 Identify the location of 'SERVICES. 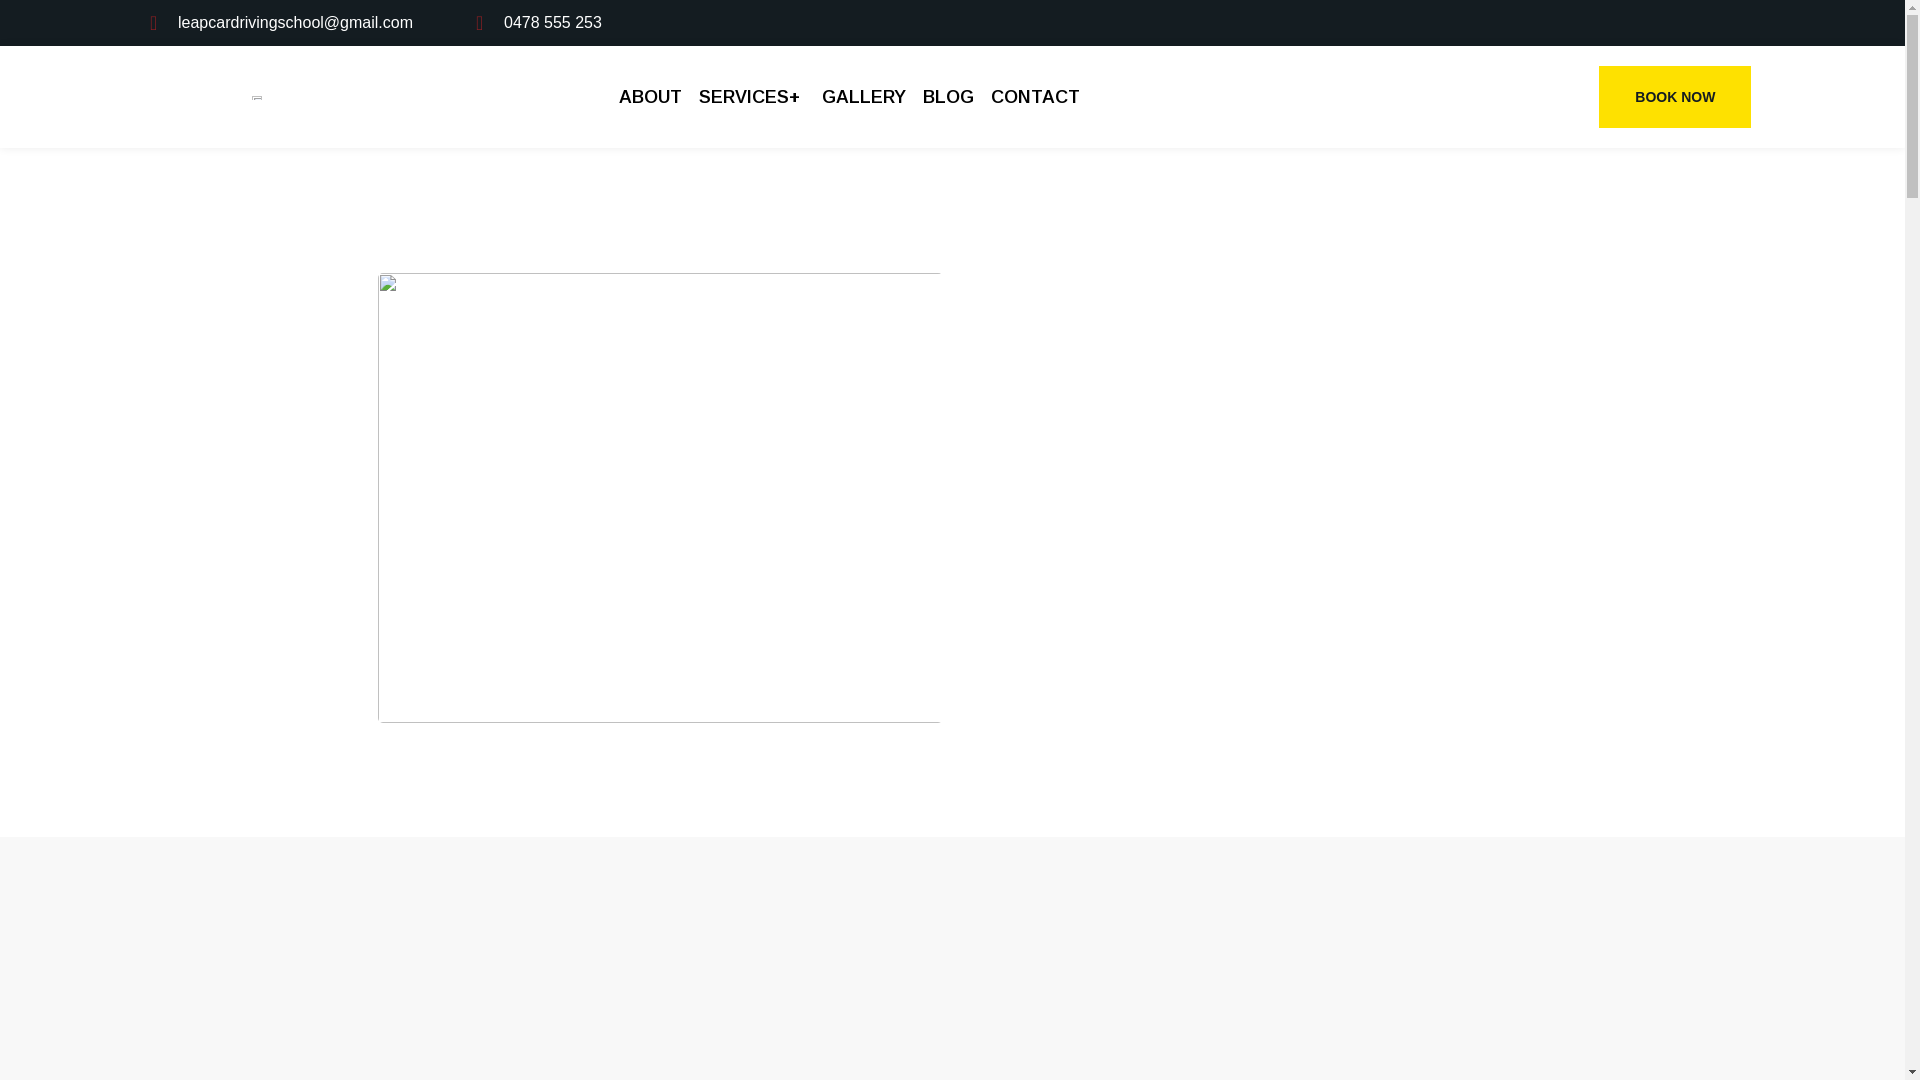
(751, 96).